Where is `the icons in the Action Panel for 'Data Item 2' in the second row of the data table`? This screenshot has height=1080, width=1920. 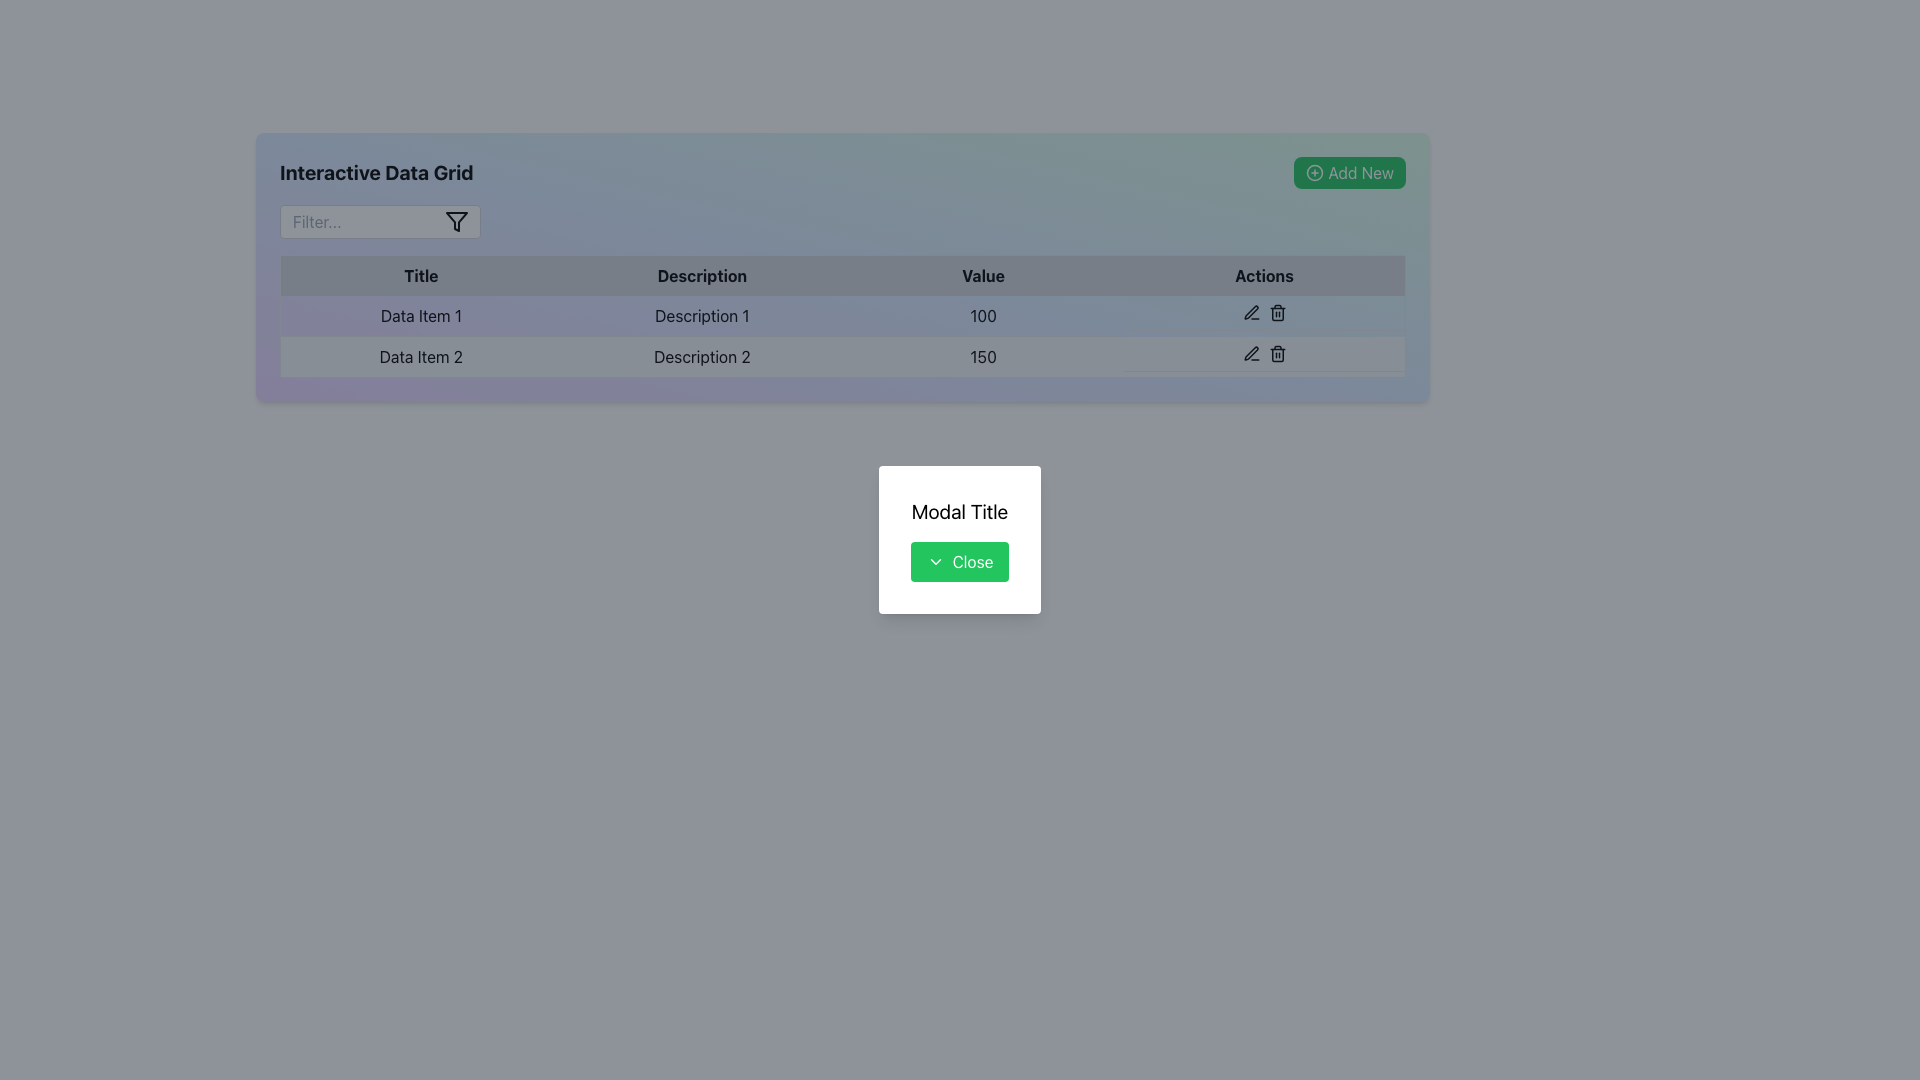
the icons in the Action Panel for 'Data Item 2' in the second row of the data table is located at coordinates (1263, 353).